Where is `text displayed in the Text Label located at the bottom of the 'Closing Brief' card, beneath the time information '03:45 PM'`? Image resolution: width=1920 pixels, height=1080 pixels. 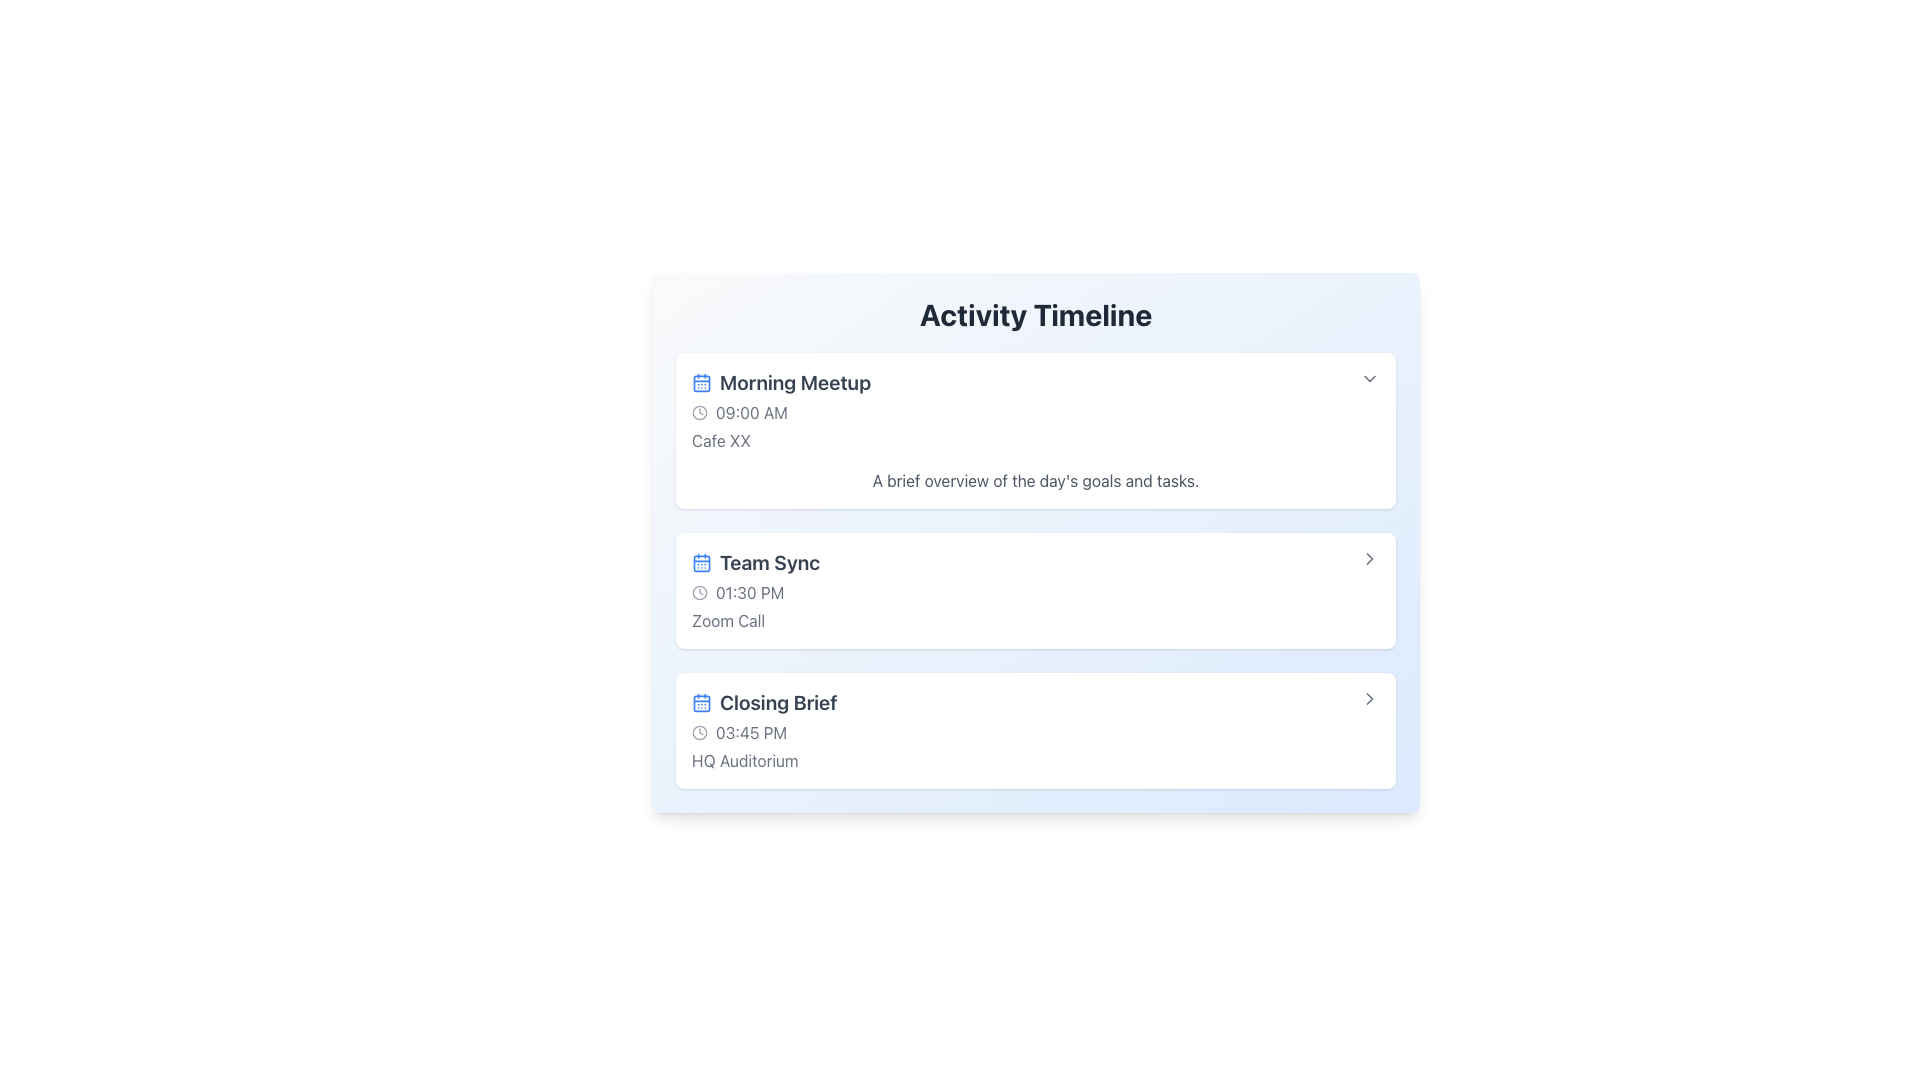 text displayed in the Text Label located at the bottom of the 'Closing Brief' card, beneath the time information '03:45 PM' is located at coordinates (763, 760).